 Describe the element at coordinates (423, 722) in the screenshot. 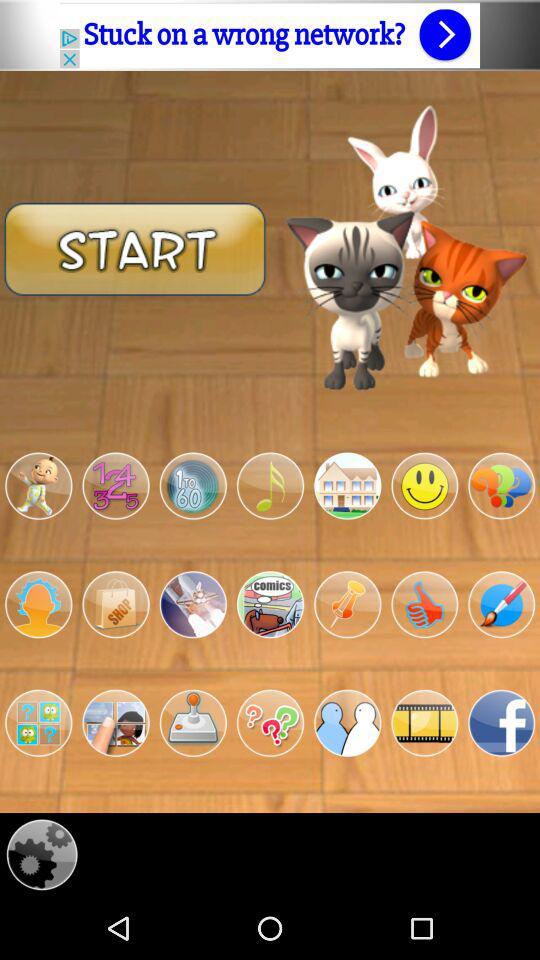

I see `application` at that location.